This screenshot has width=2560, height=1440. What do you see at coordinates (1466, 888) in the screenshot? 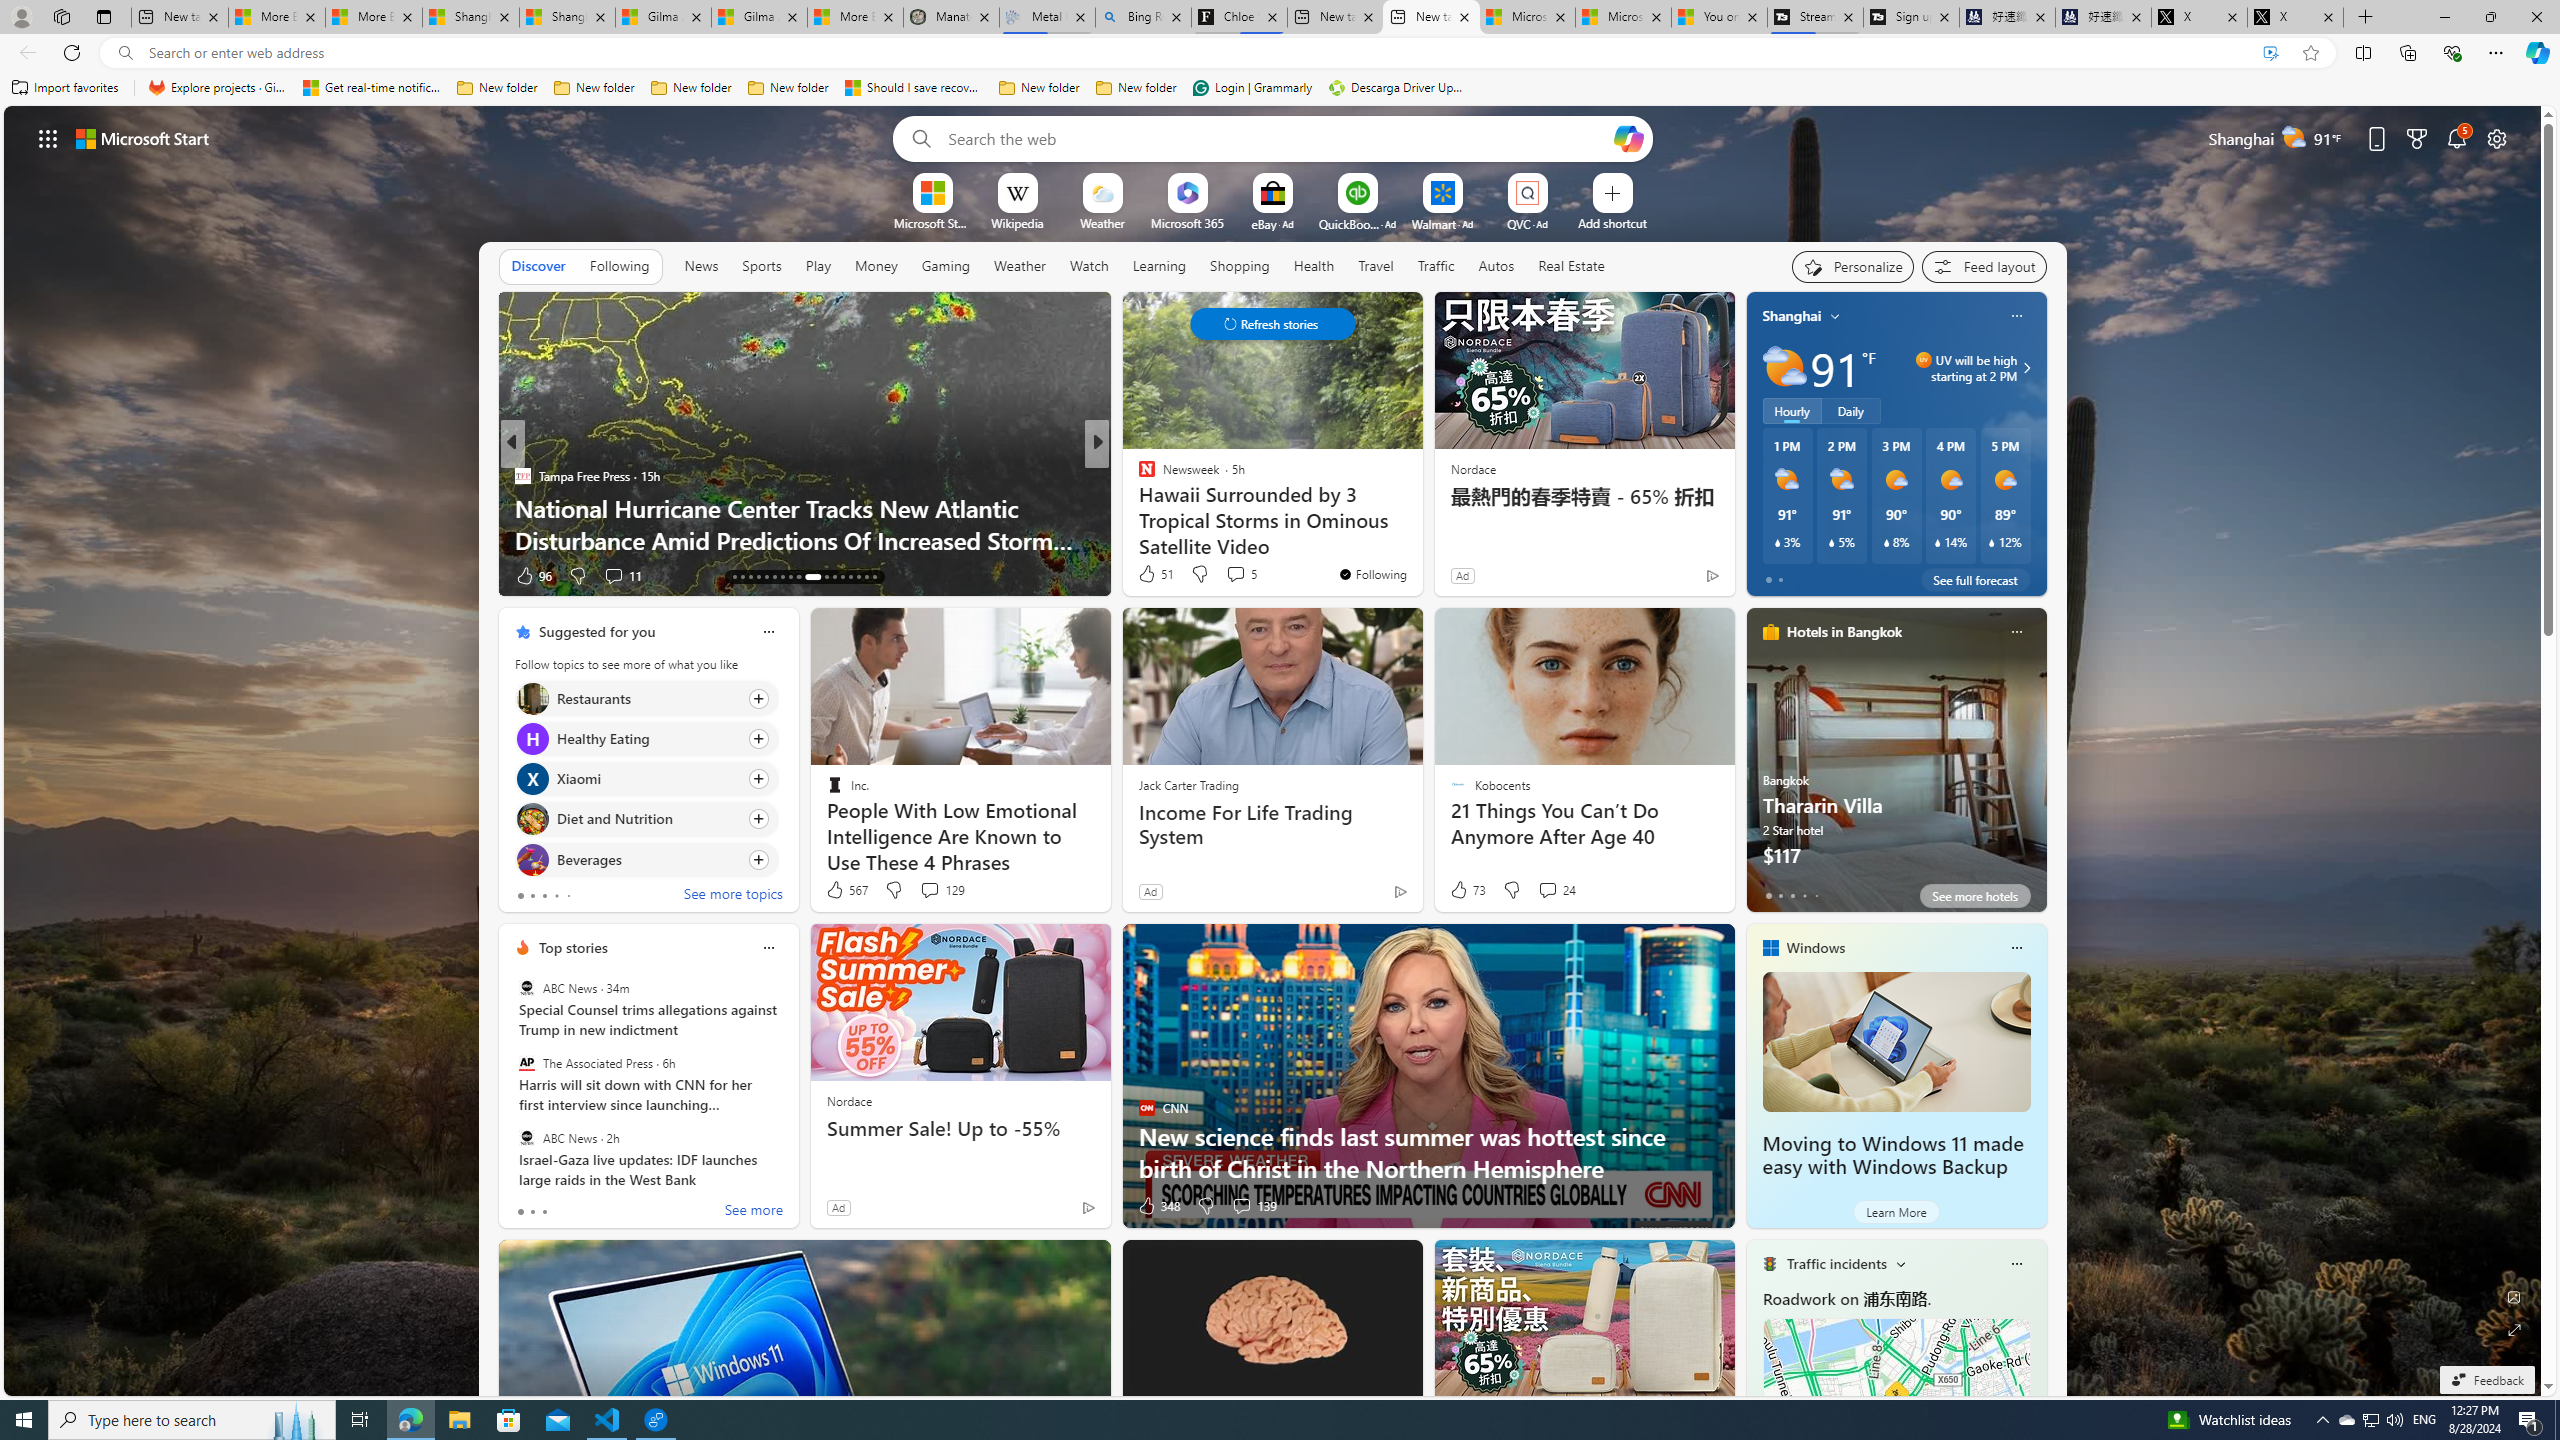
I see `'73 Like'` at bounding box center [1466, 888].